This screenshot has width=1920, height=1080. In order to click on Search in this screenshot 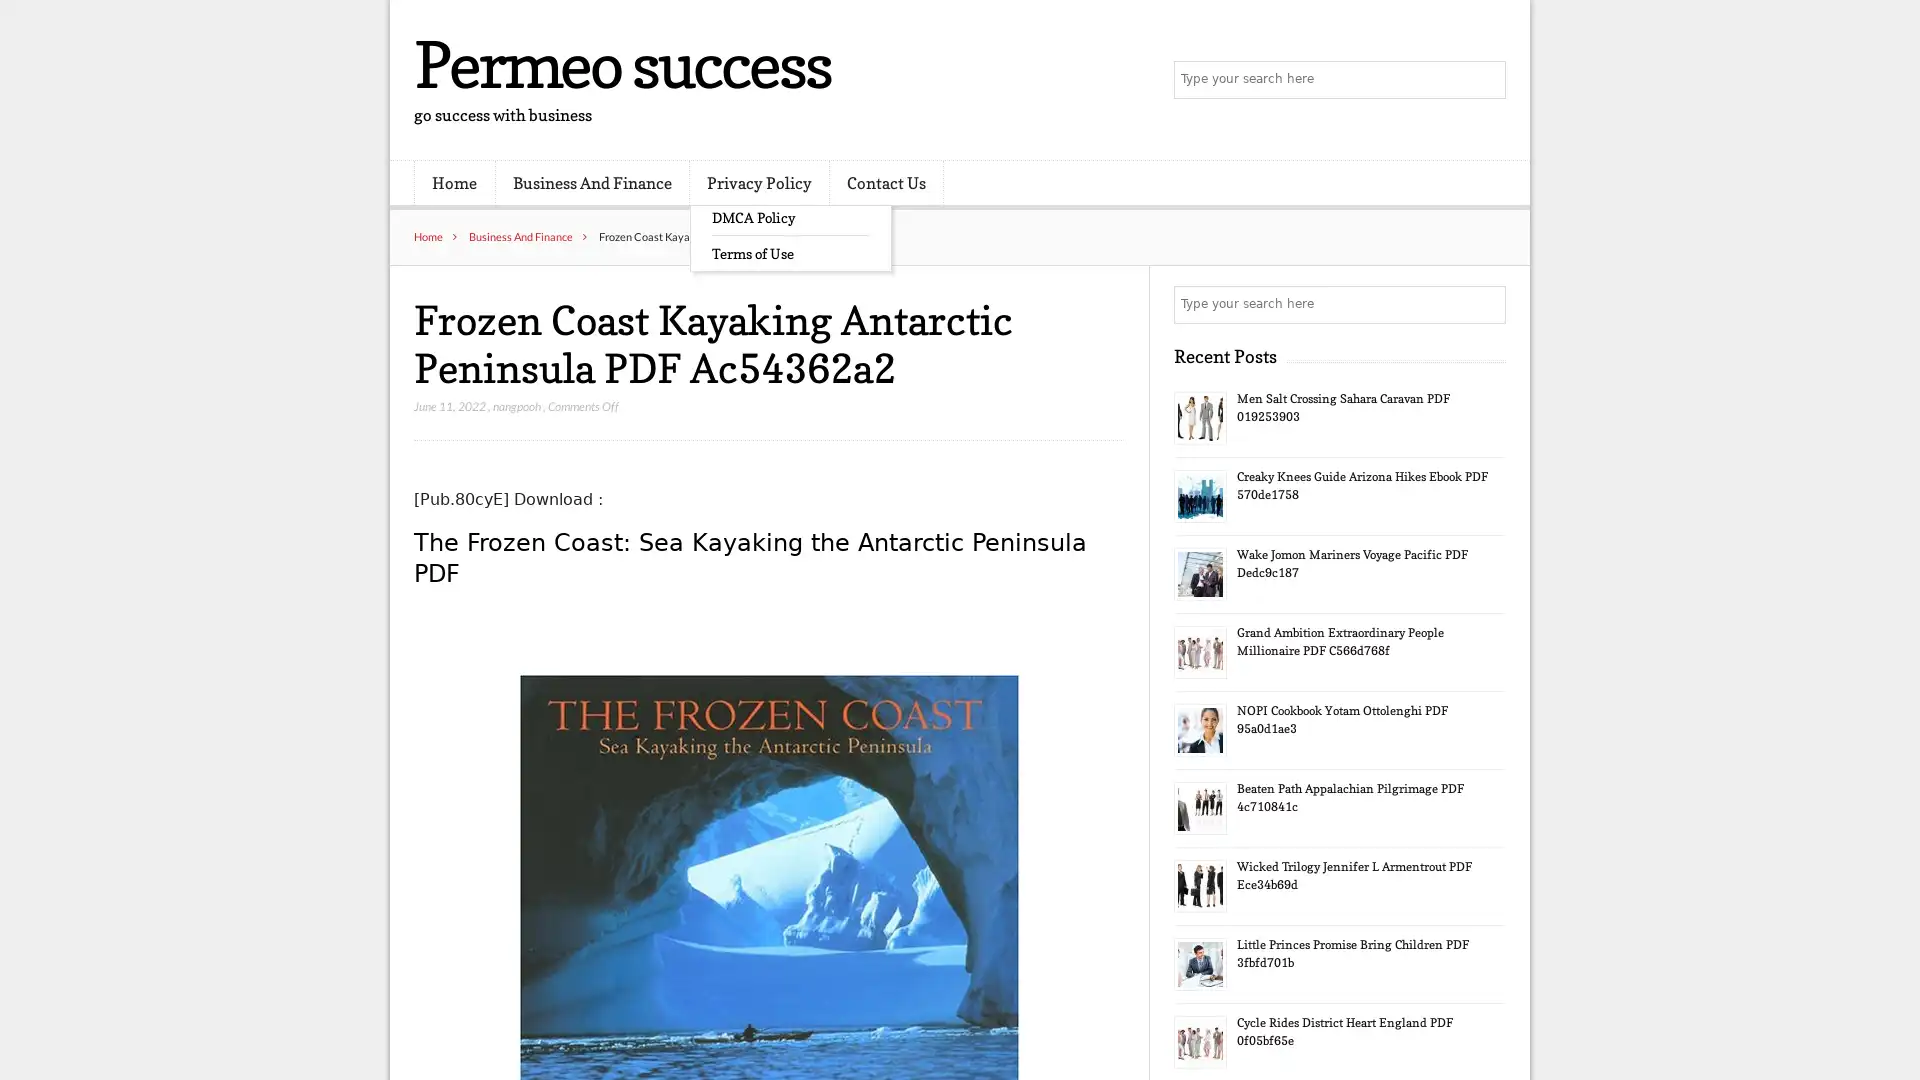, I will do `click(1485, 304)`.